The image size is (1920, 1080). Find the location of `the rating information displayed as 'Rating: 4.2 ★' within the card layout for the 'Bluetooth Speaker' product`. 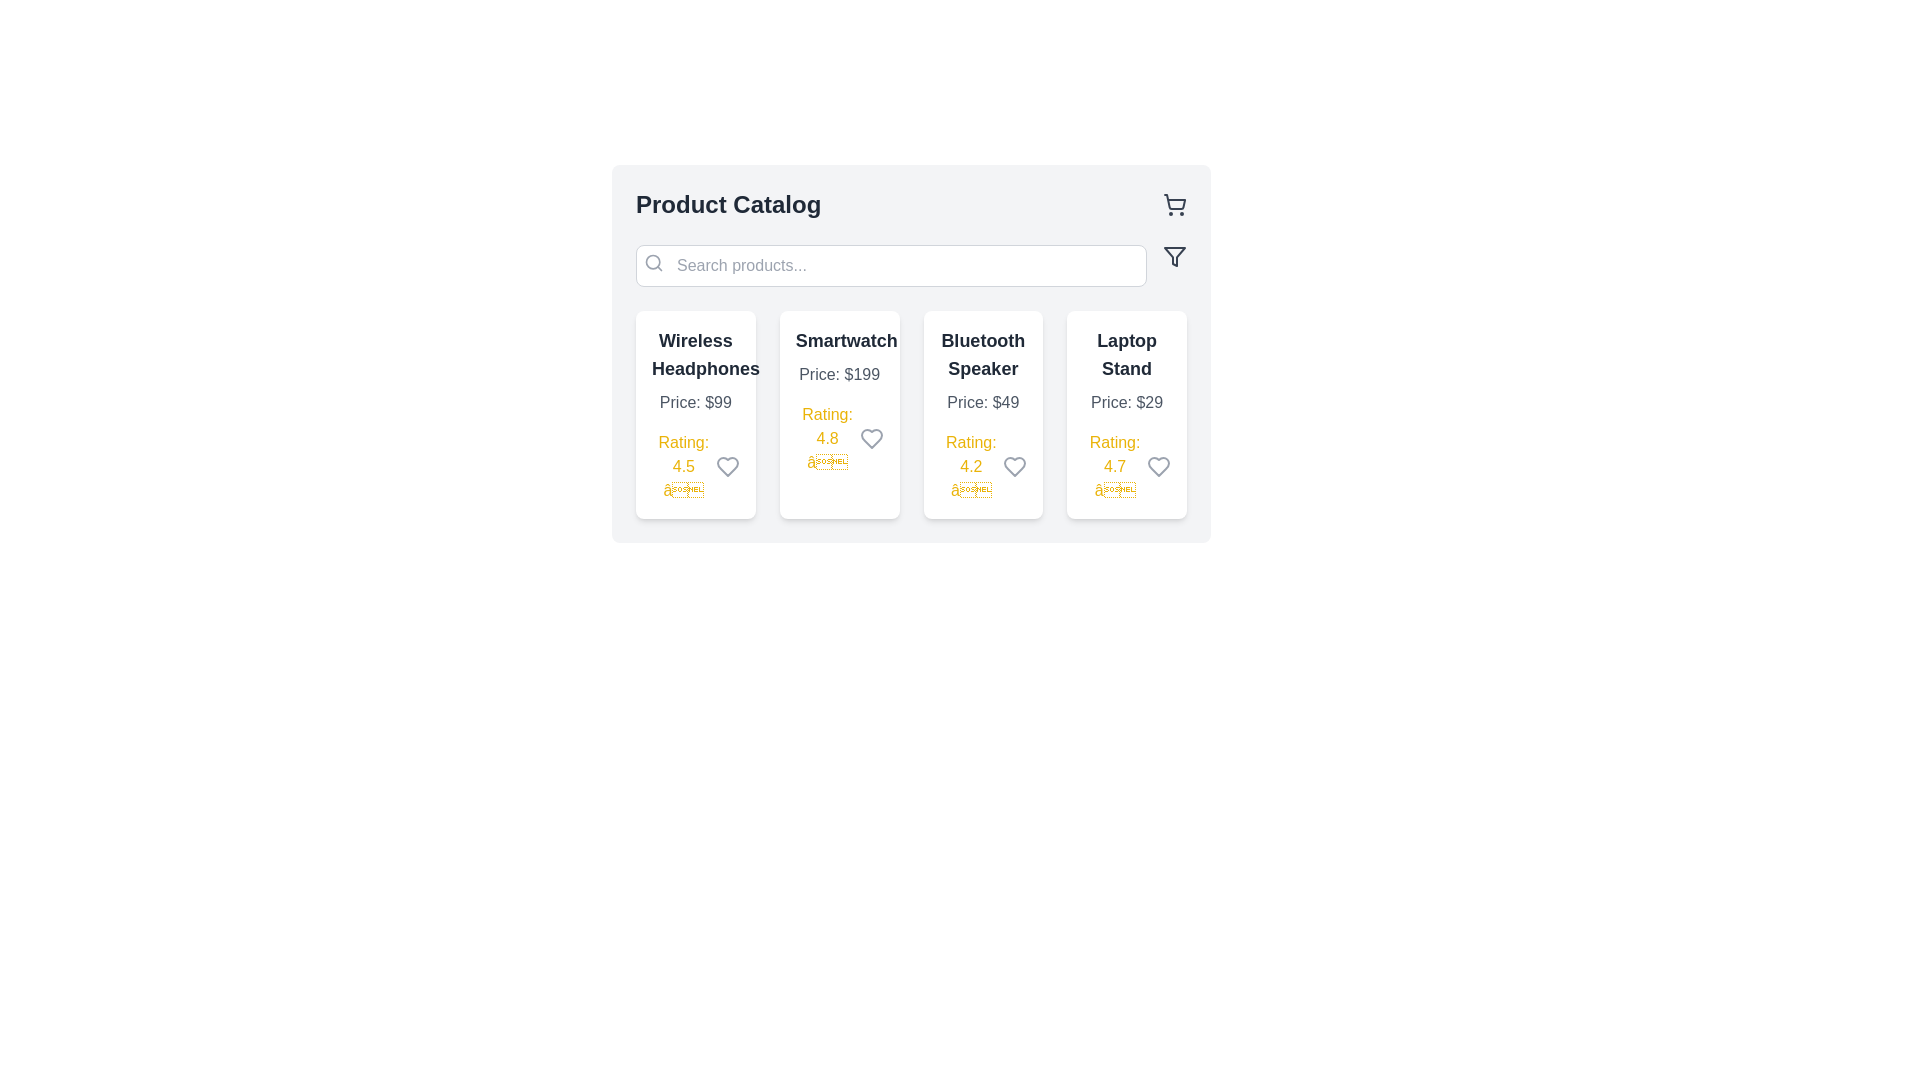

the rating information displayed as 'Rating: 4.2 ★' within the card layout for the 'Bluetooth Speaker' product is located at coordinates (983, 466).